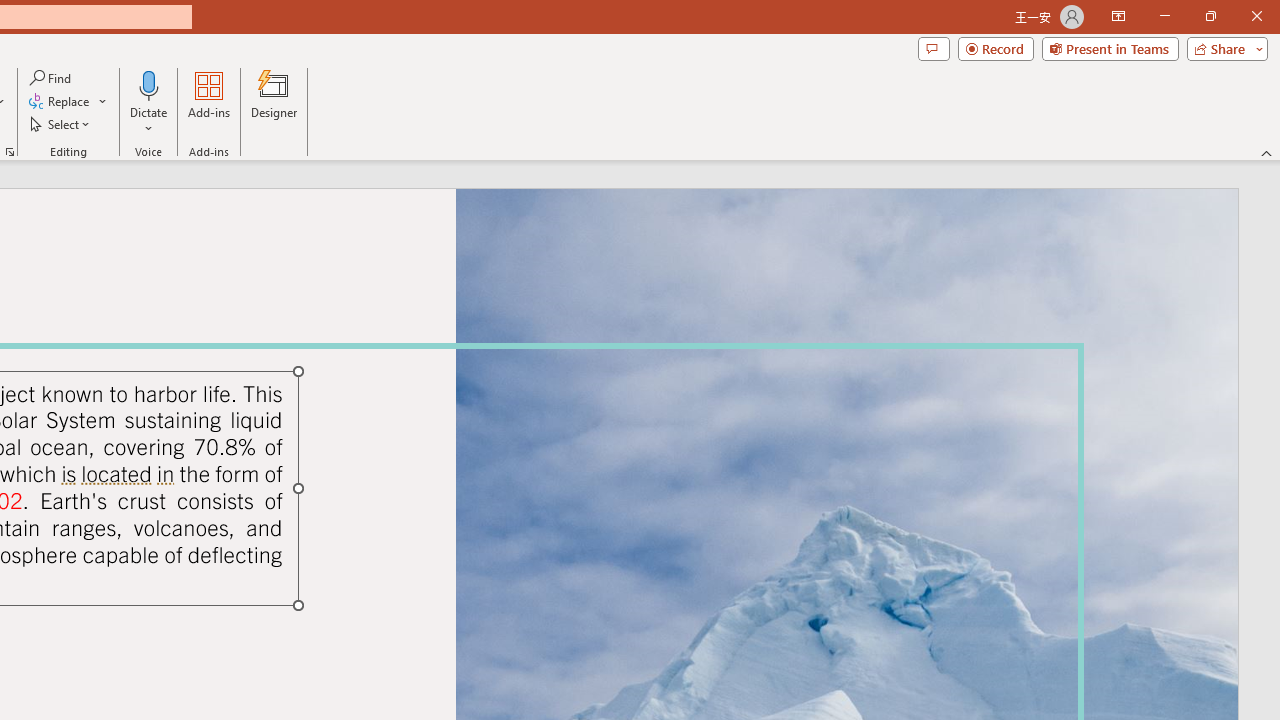  Describe the element at coordinates (148, 84) in the screenshot. I see `'Dictate'` at that location.